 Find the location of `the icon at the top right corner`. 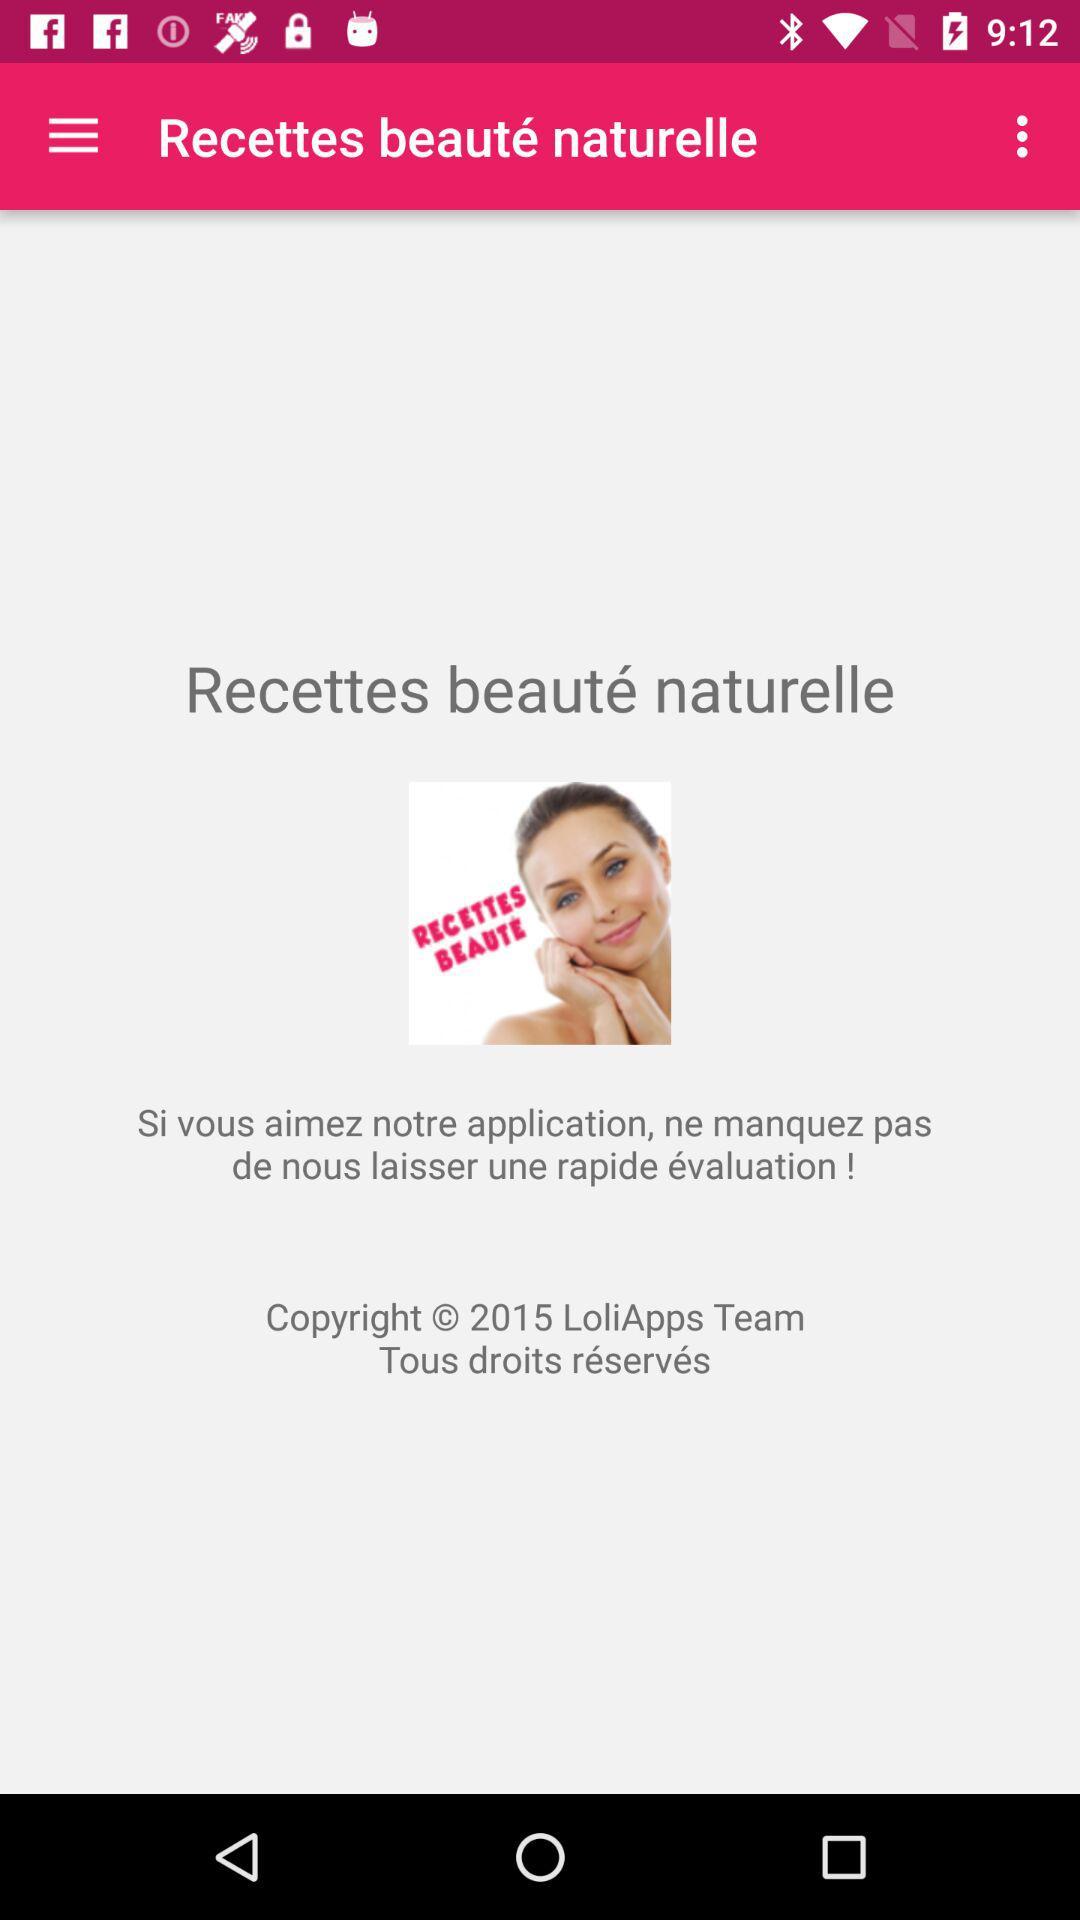

the icon at the top right corner is located at coordinates (1027, 135).